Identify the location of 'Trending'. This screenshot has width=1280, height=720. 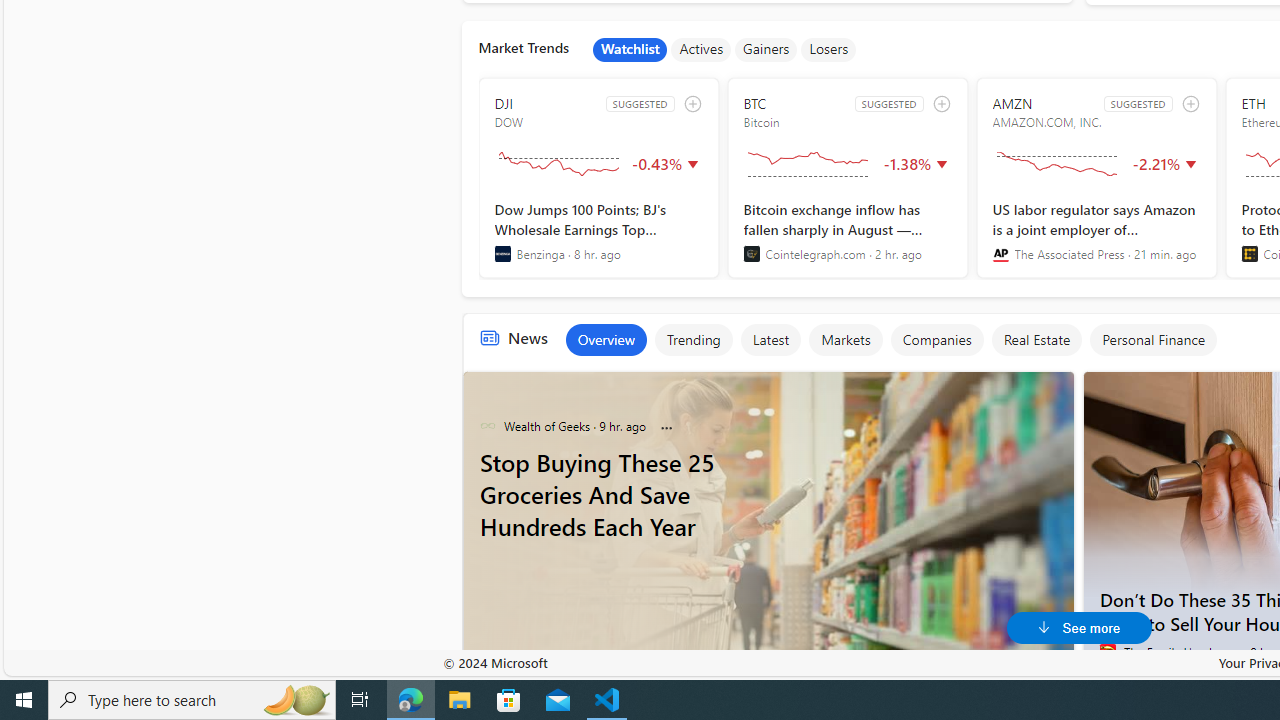
(693, 338).